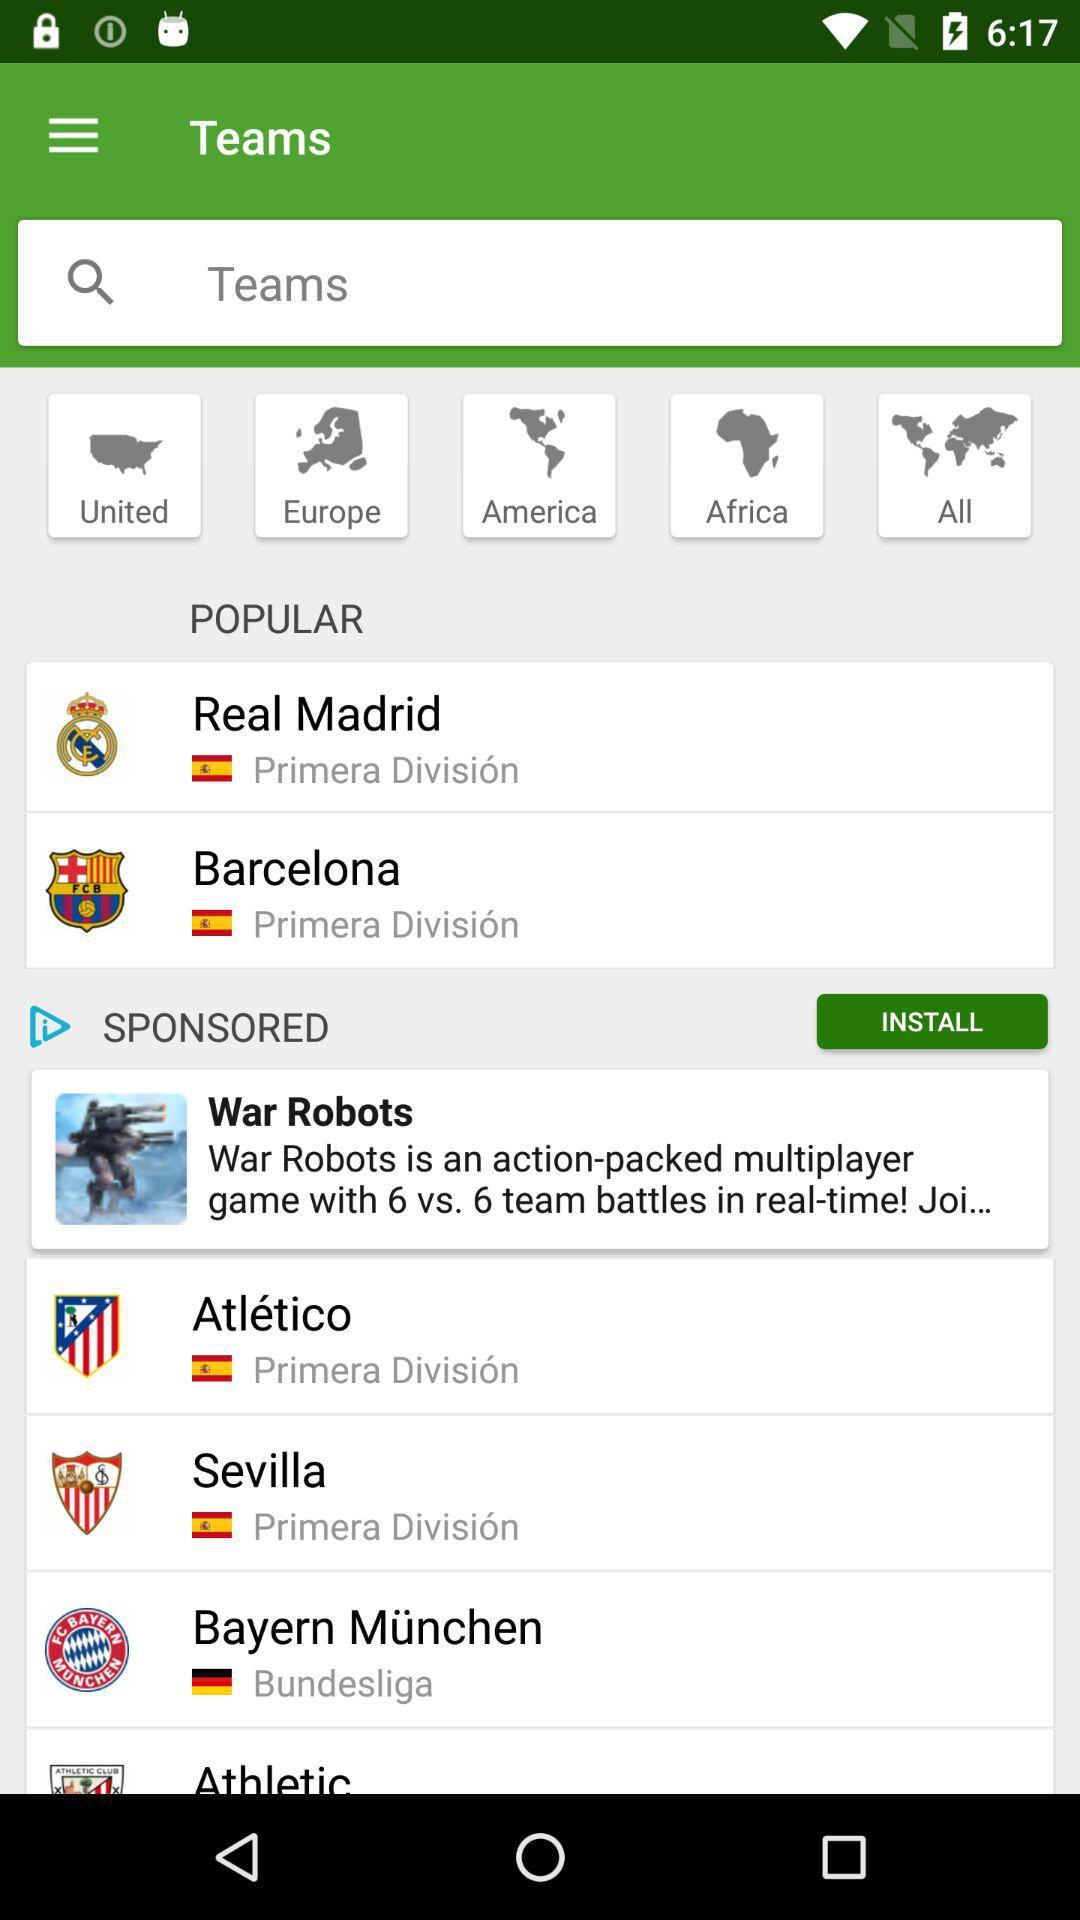 This screenshot has width=1080, height=1920. Describe the element at coordinates (932, 1021) in the screenshot. I see `the item next to sponsored` at that location.